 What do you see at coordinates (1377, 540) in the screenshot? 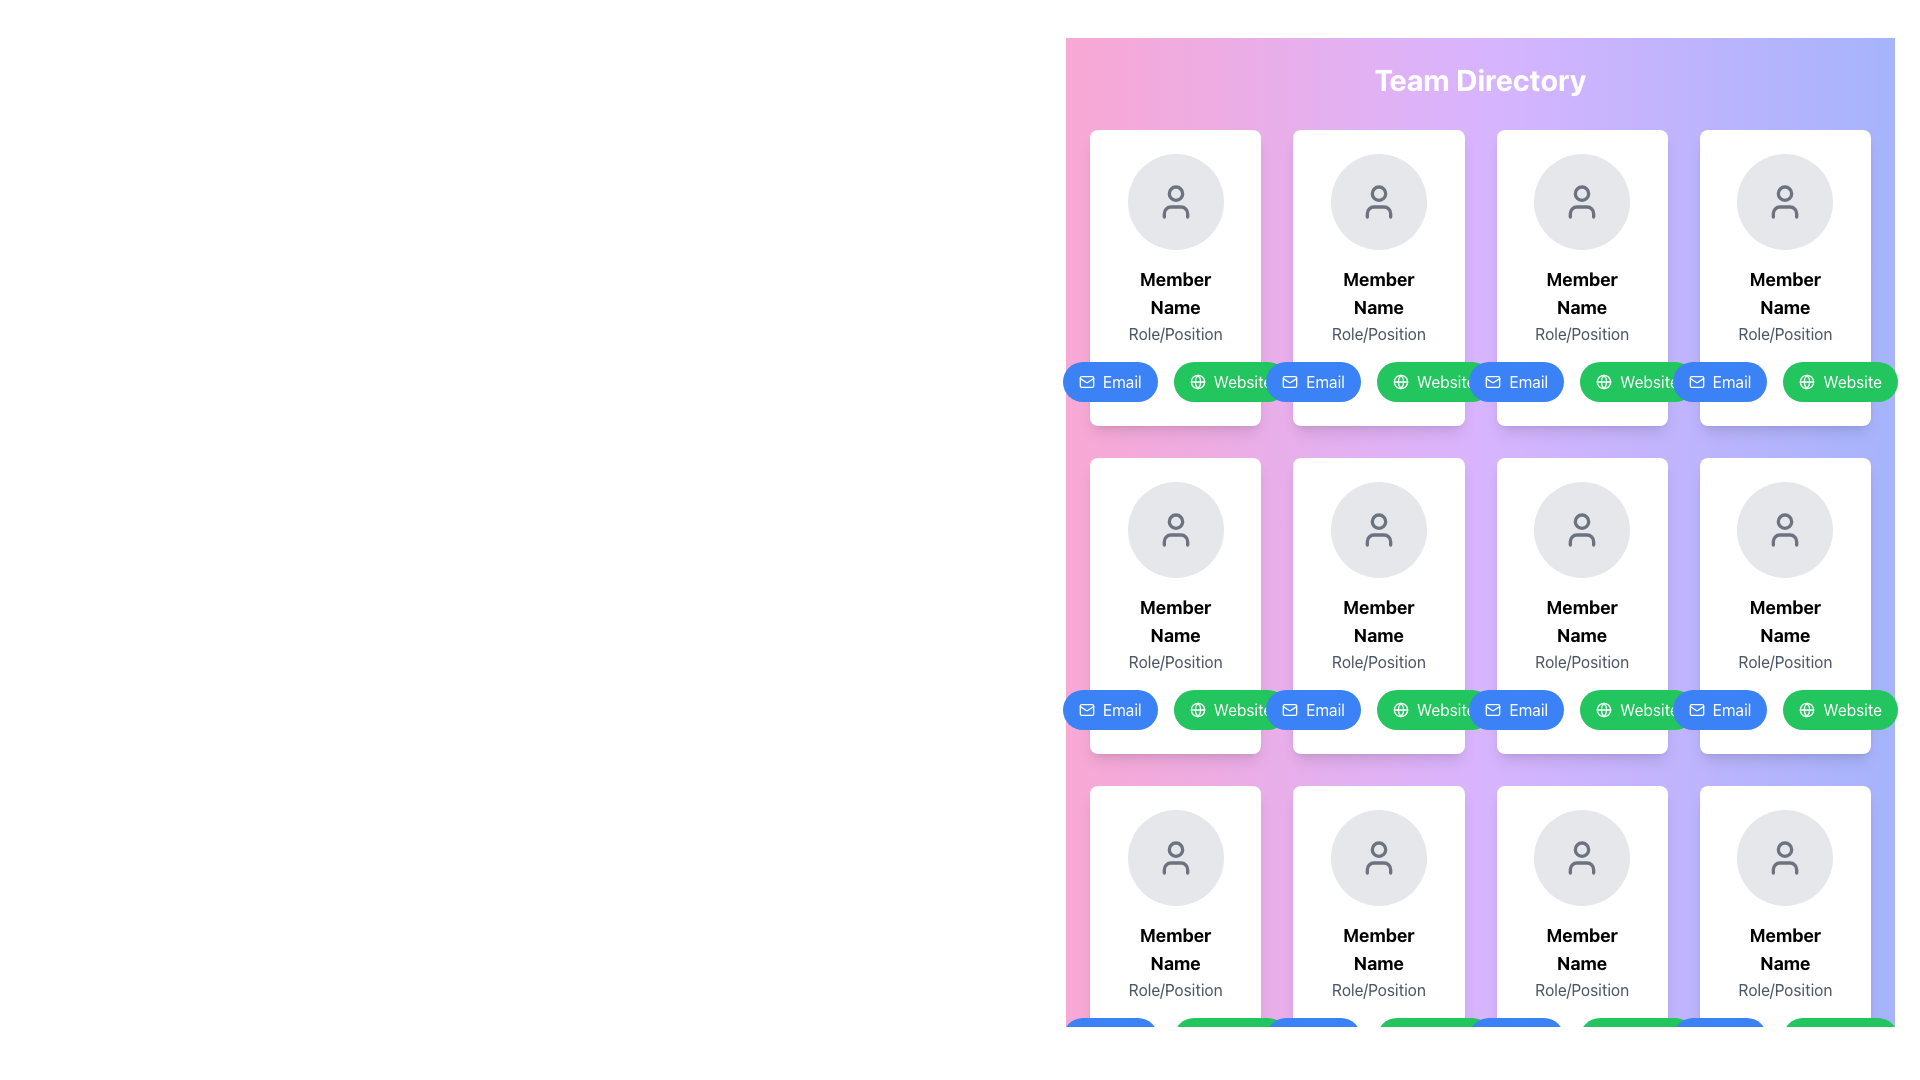
I see `the illustrative segment of the user profile icon located in the second row, second column of the layout, which is positioned below the circular depiction of a head` at bounding box center [1377, 540].